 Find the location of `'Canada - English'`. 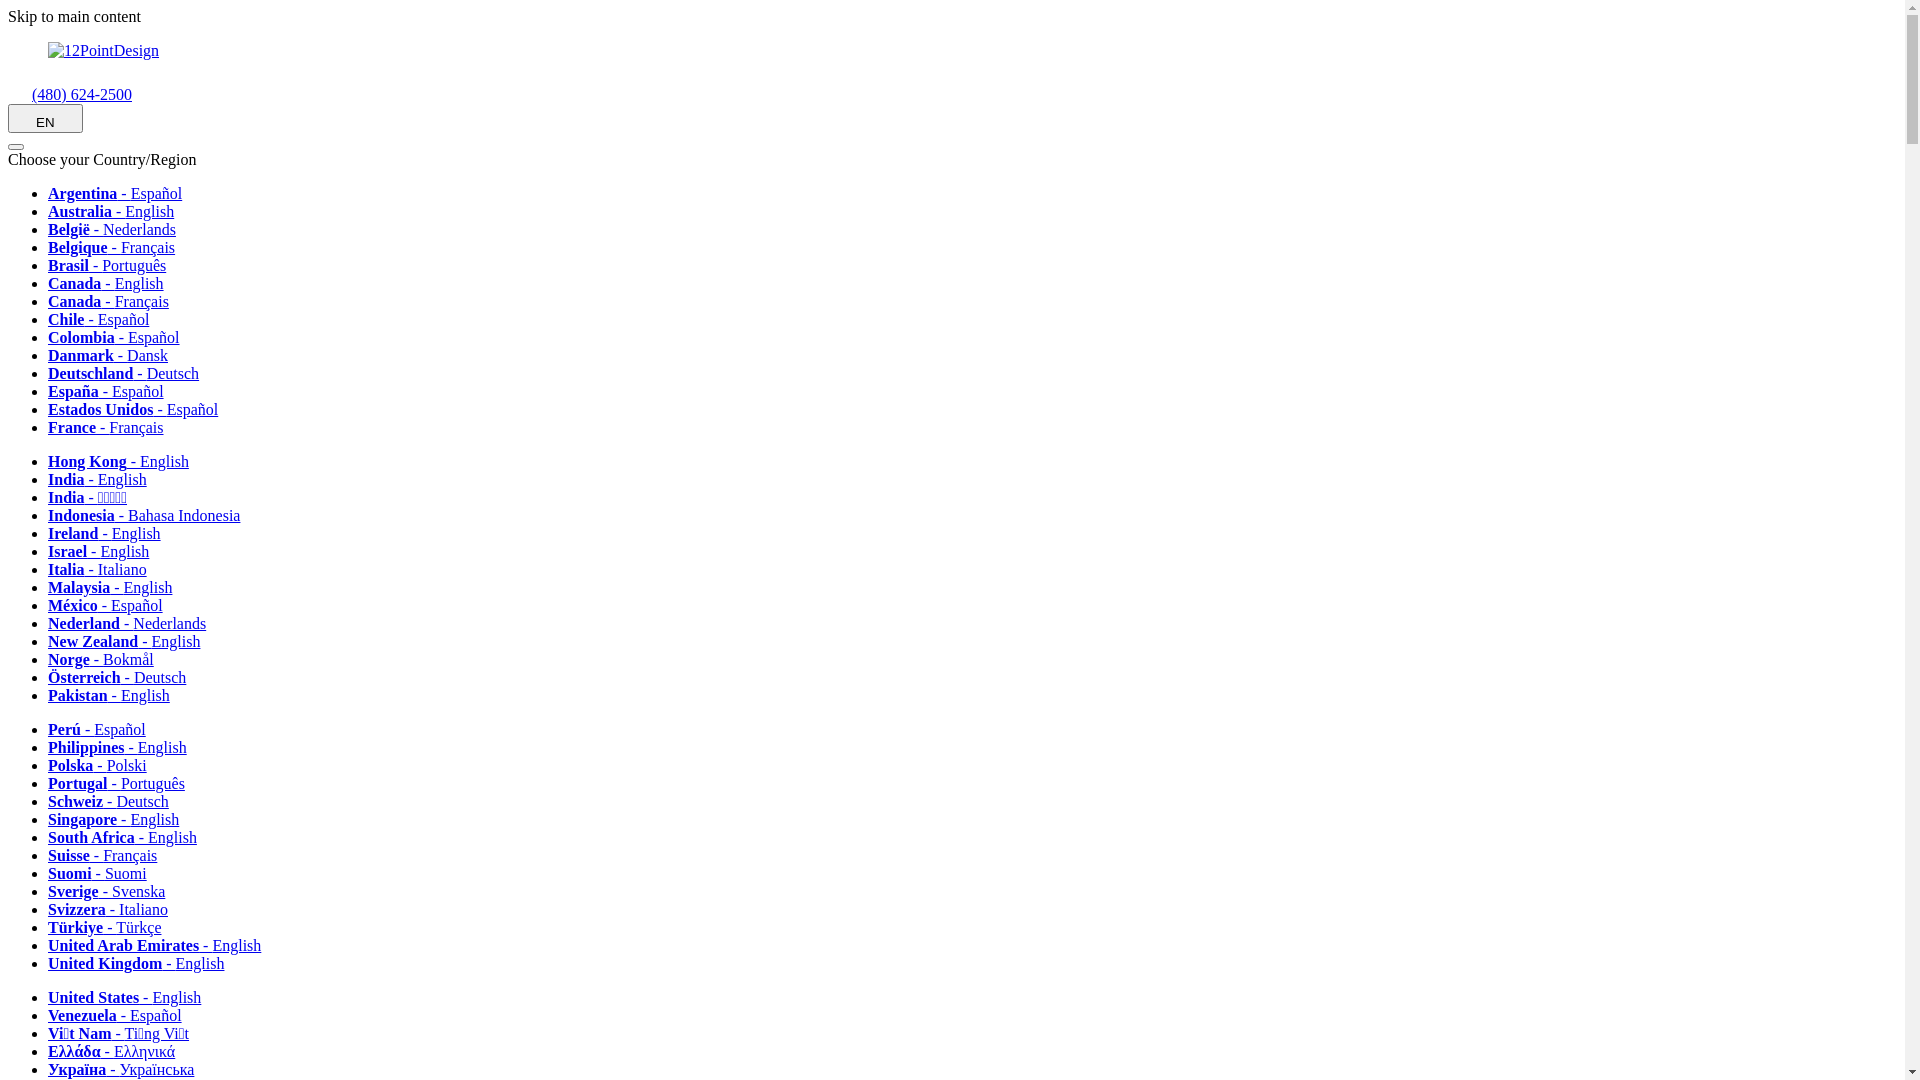

'Canada - English' is located at coordinates (48, 283).